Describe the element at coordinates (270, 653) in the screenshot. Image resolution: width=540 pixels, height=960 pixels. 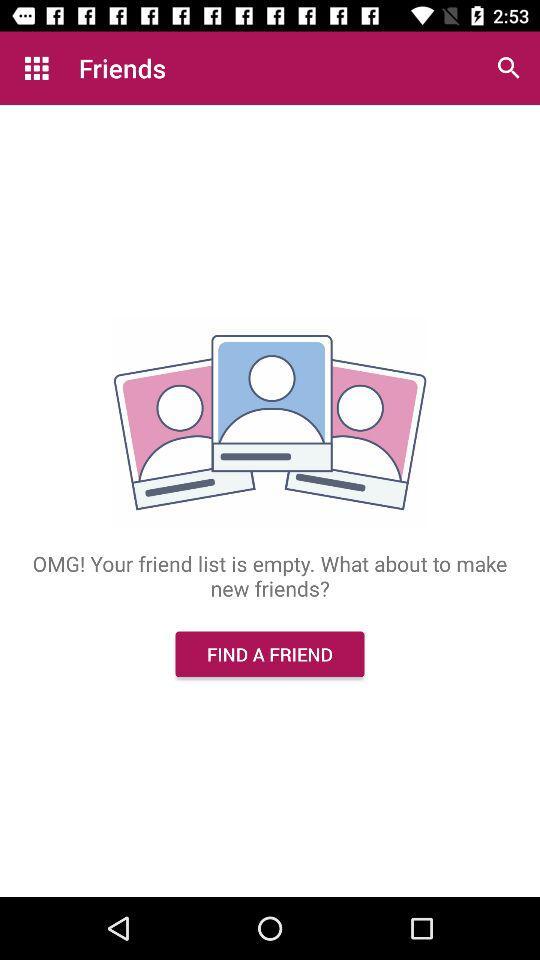
I see `the find a friend icon` at that location.